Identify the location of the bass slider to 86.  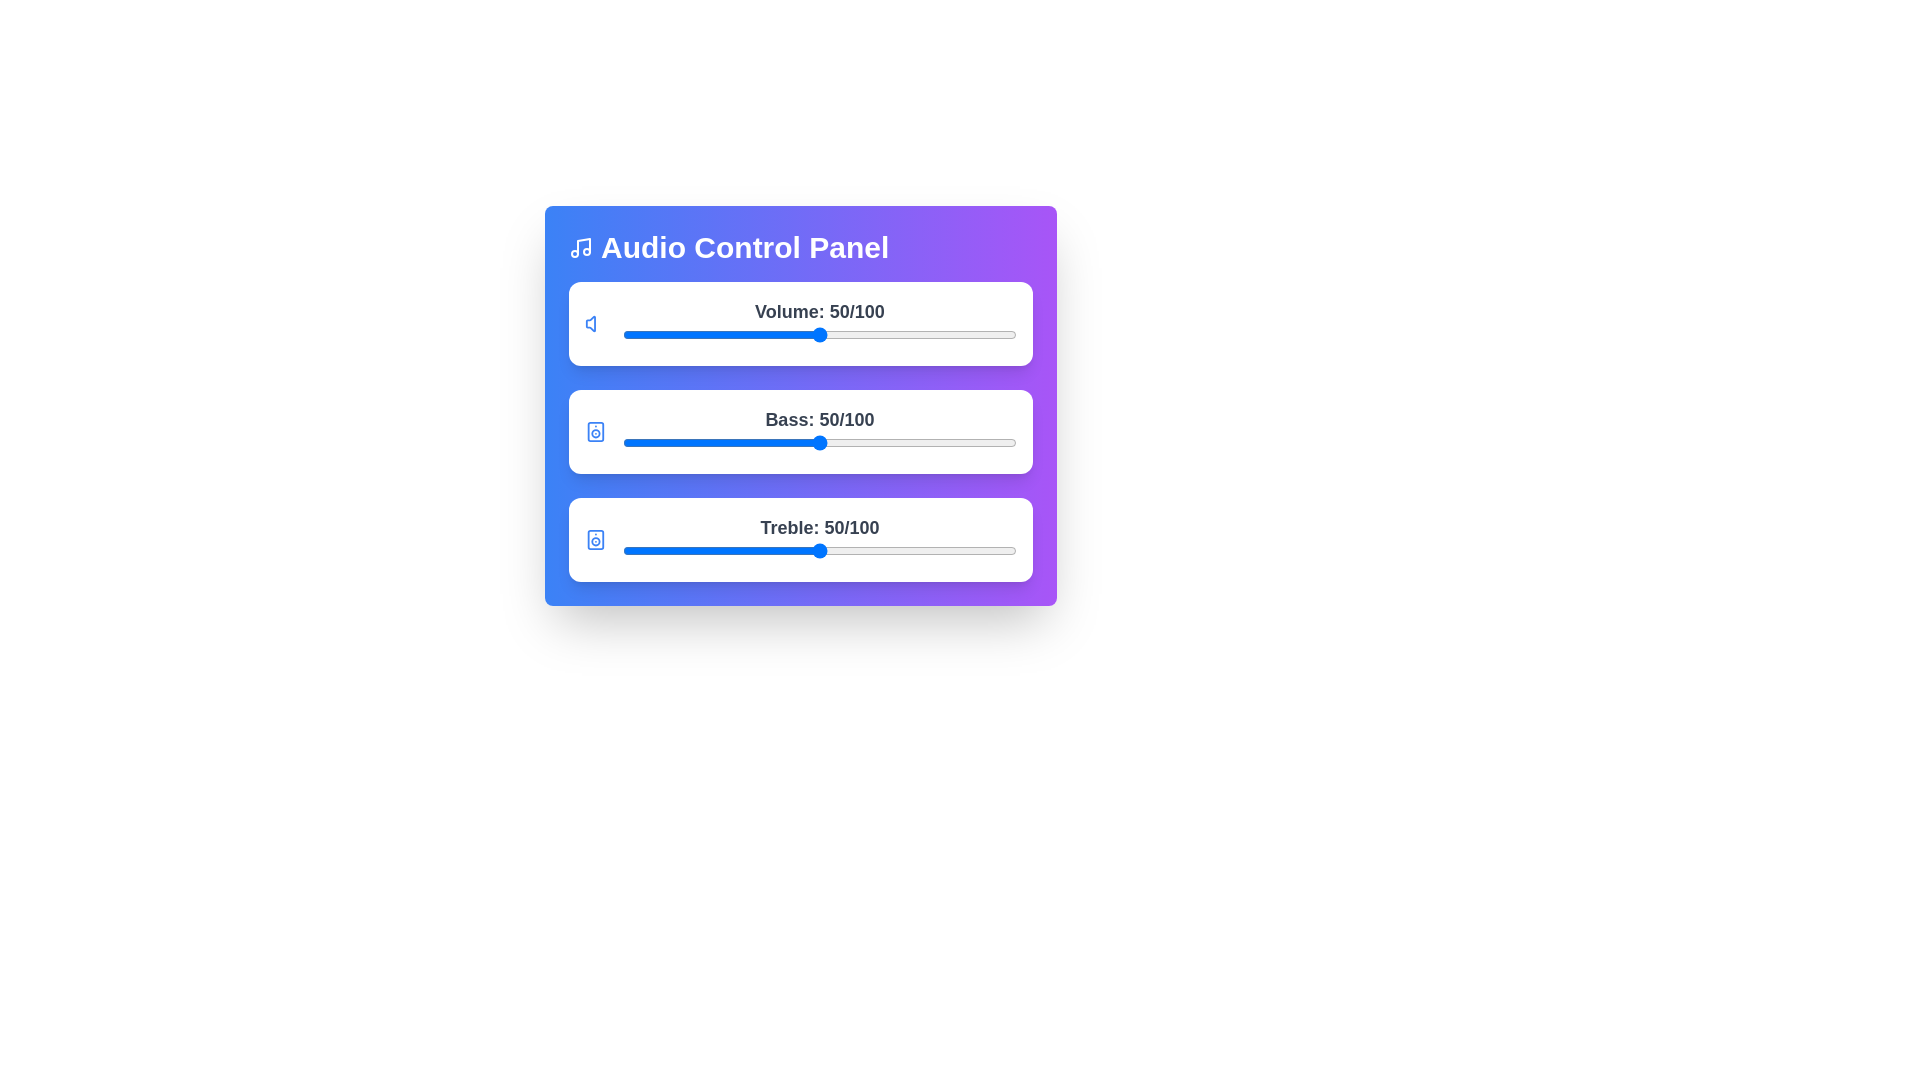
(961, 442).